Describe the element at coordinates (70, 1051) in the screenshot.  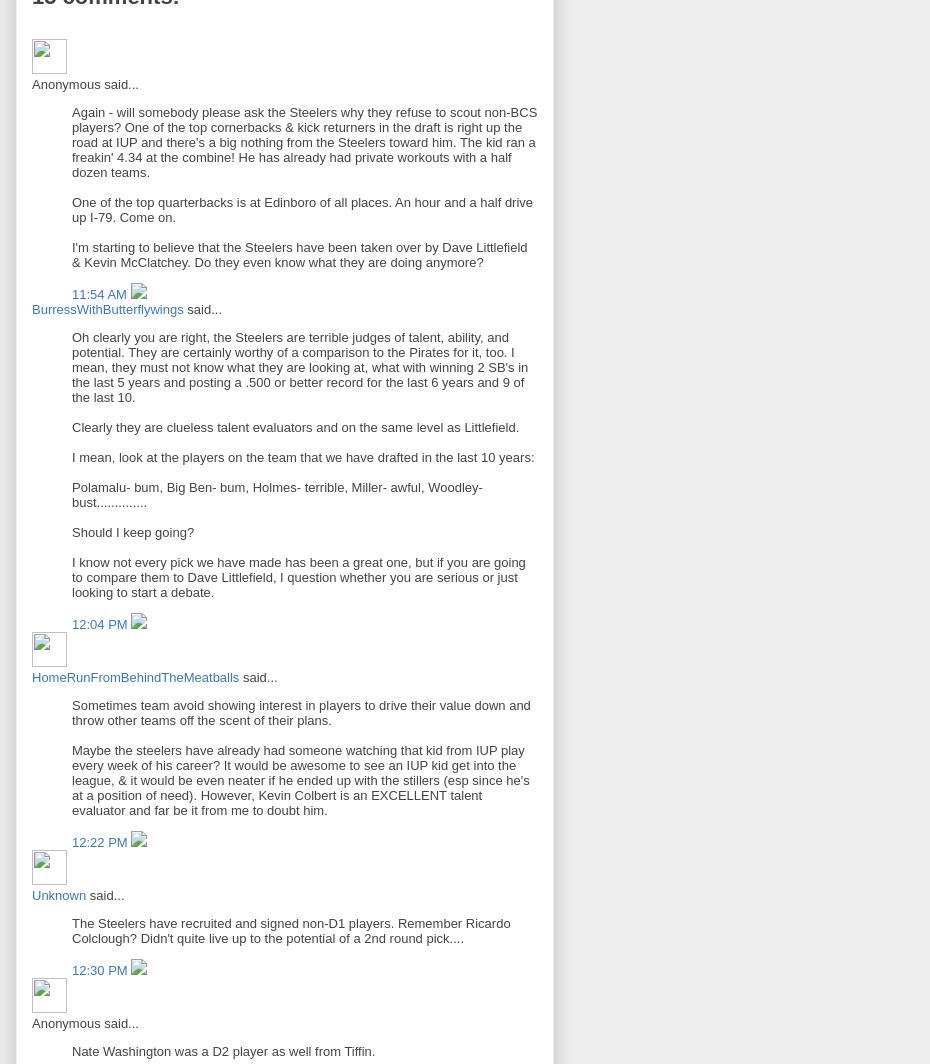
I see `'Nate Washington was a D2 player as well from Tiffin.'` at that location.